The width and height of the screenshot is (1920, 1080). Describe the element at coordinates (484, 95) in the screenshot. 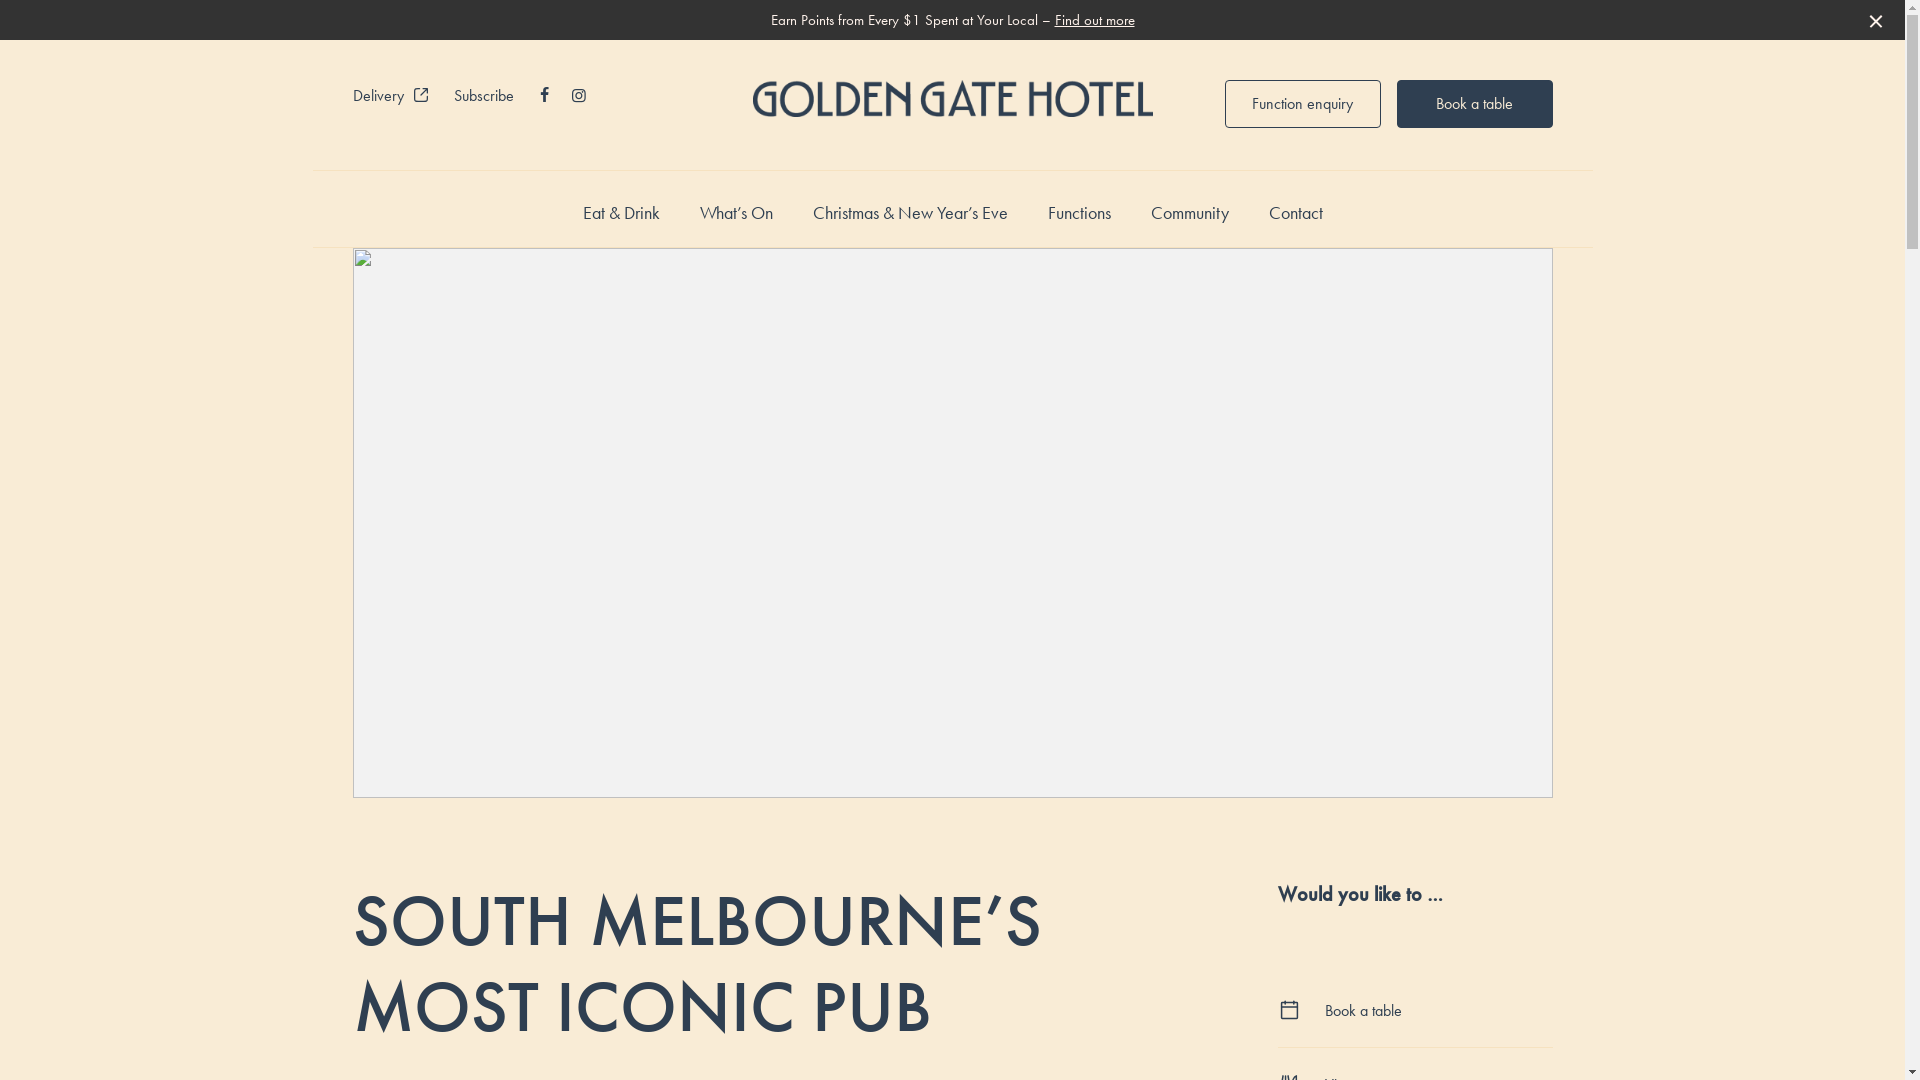

I see `'Subscribe'` at that location.